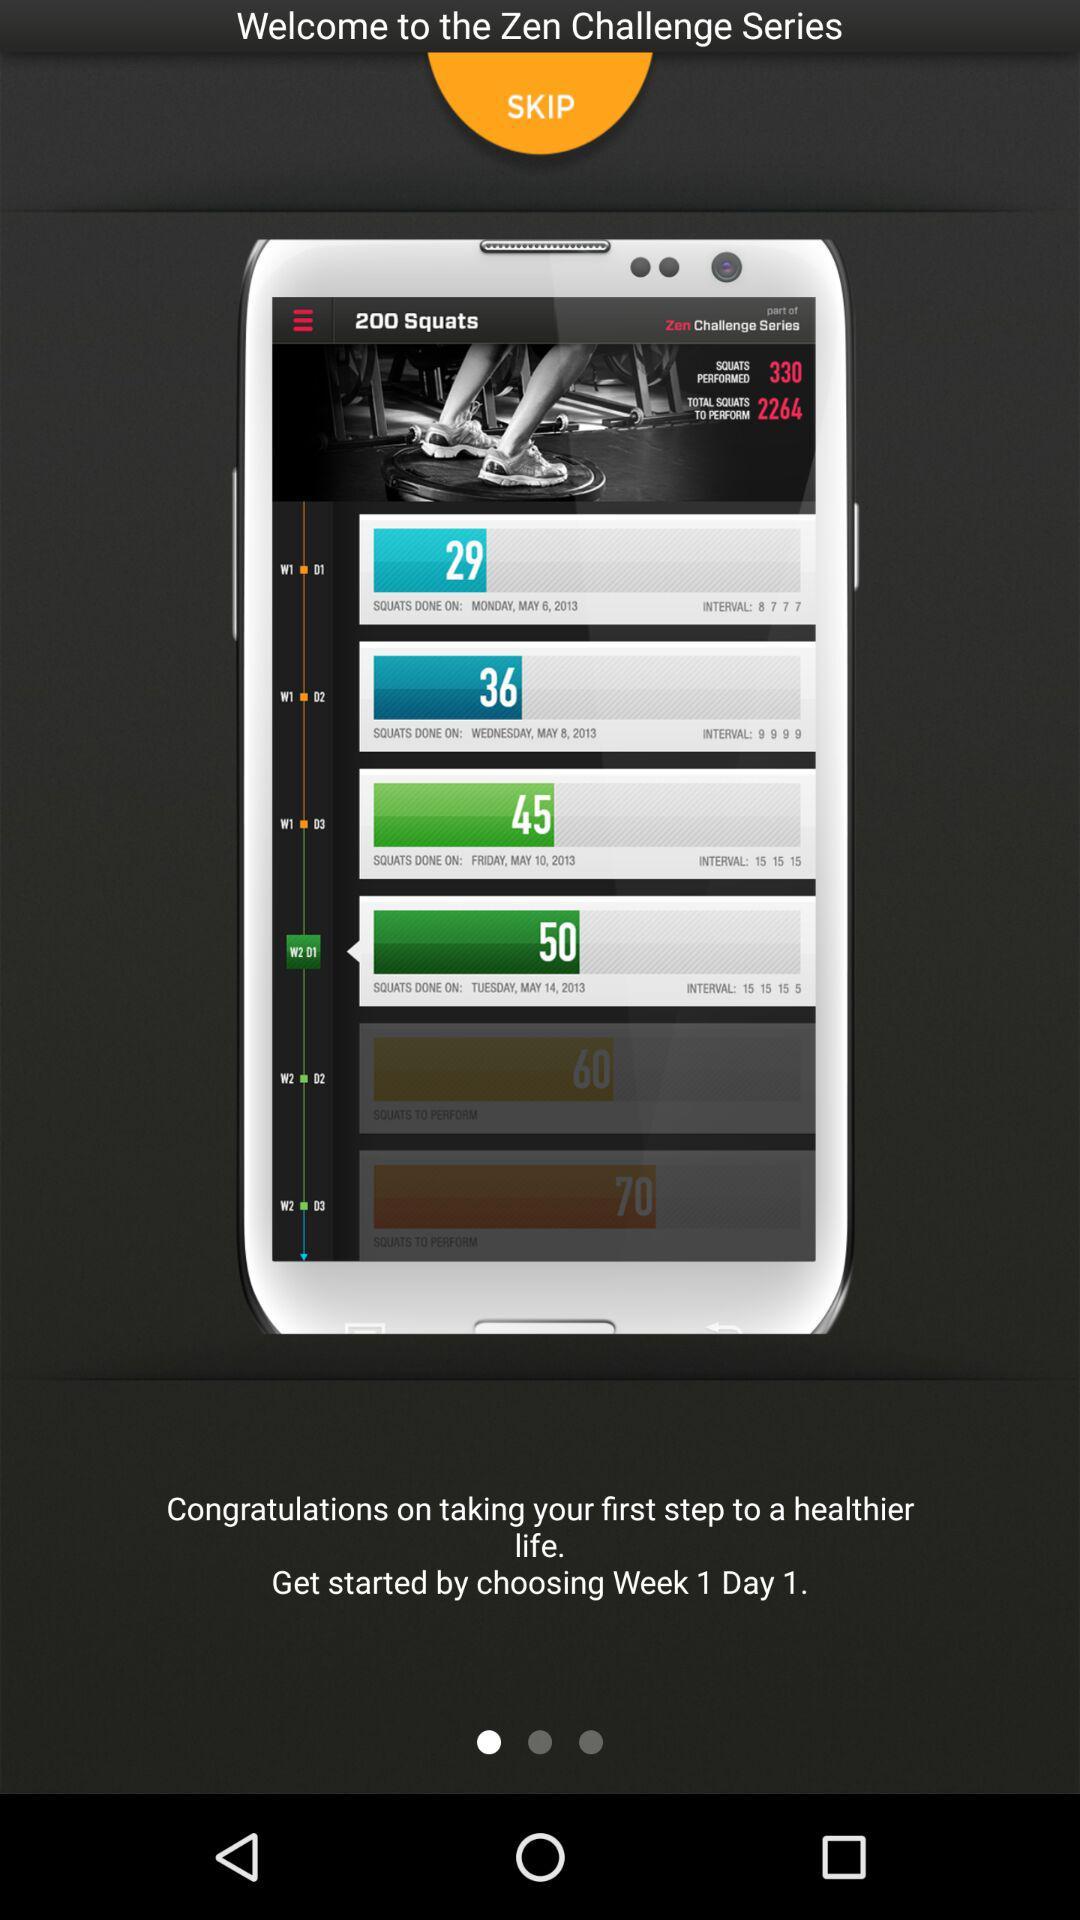 This screenshot has width=1080, height=1920. Describe the element at coordinates (489, 1741) in the screenshot. I see `first page` at that location.